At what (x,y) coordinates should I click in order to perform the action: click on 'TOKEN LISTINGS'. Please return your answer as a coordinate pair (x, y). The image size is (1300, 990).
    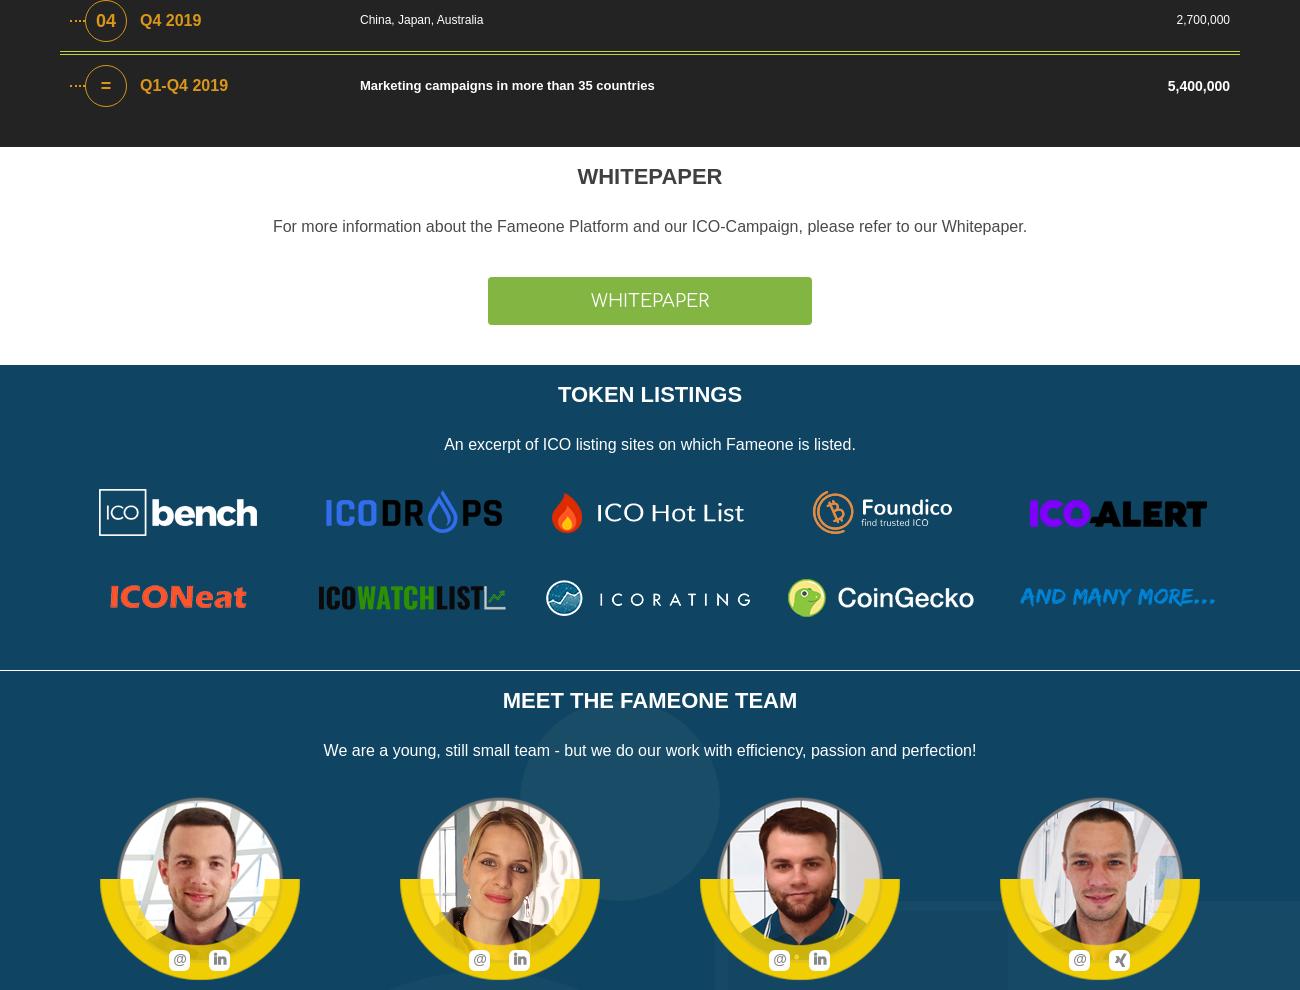
    Looking at the image, I should click on (649, 394).